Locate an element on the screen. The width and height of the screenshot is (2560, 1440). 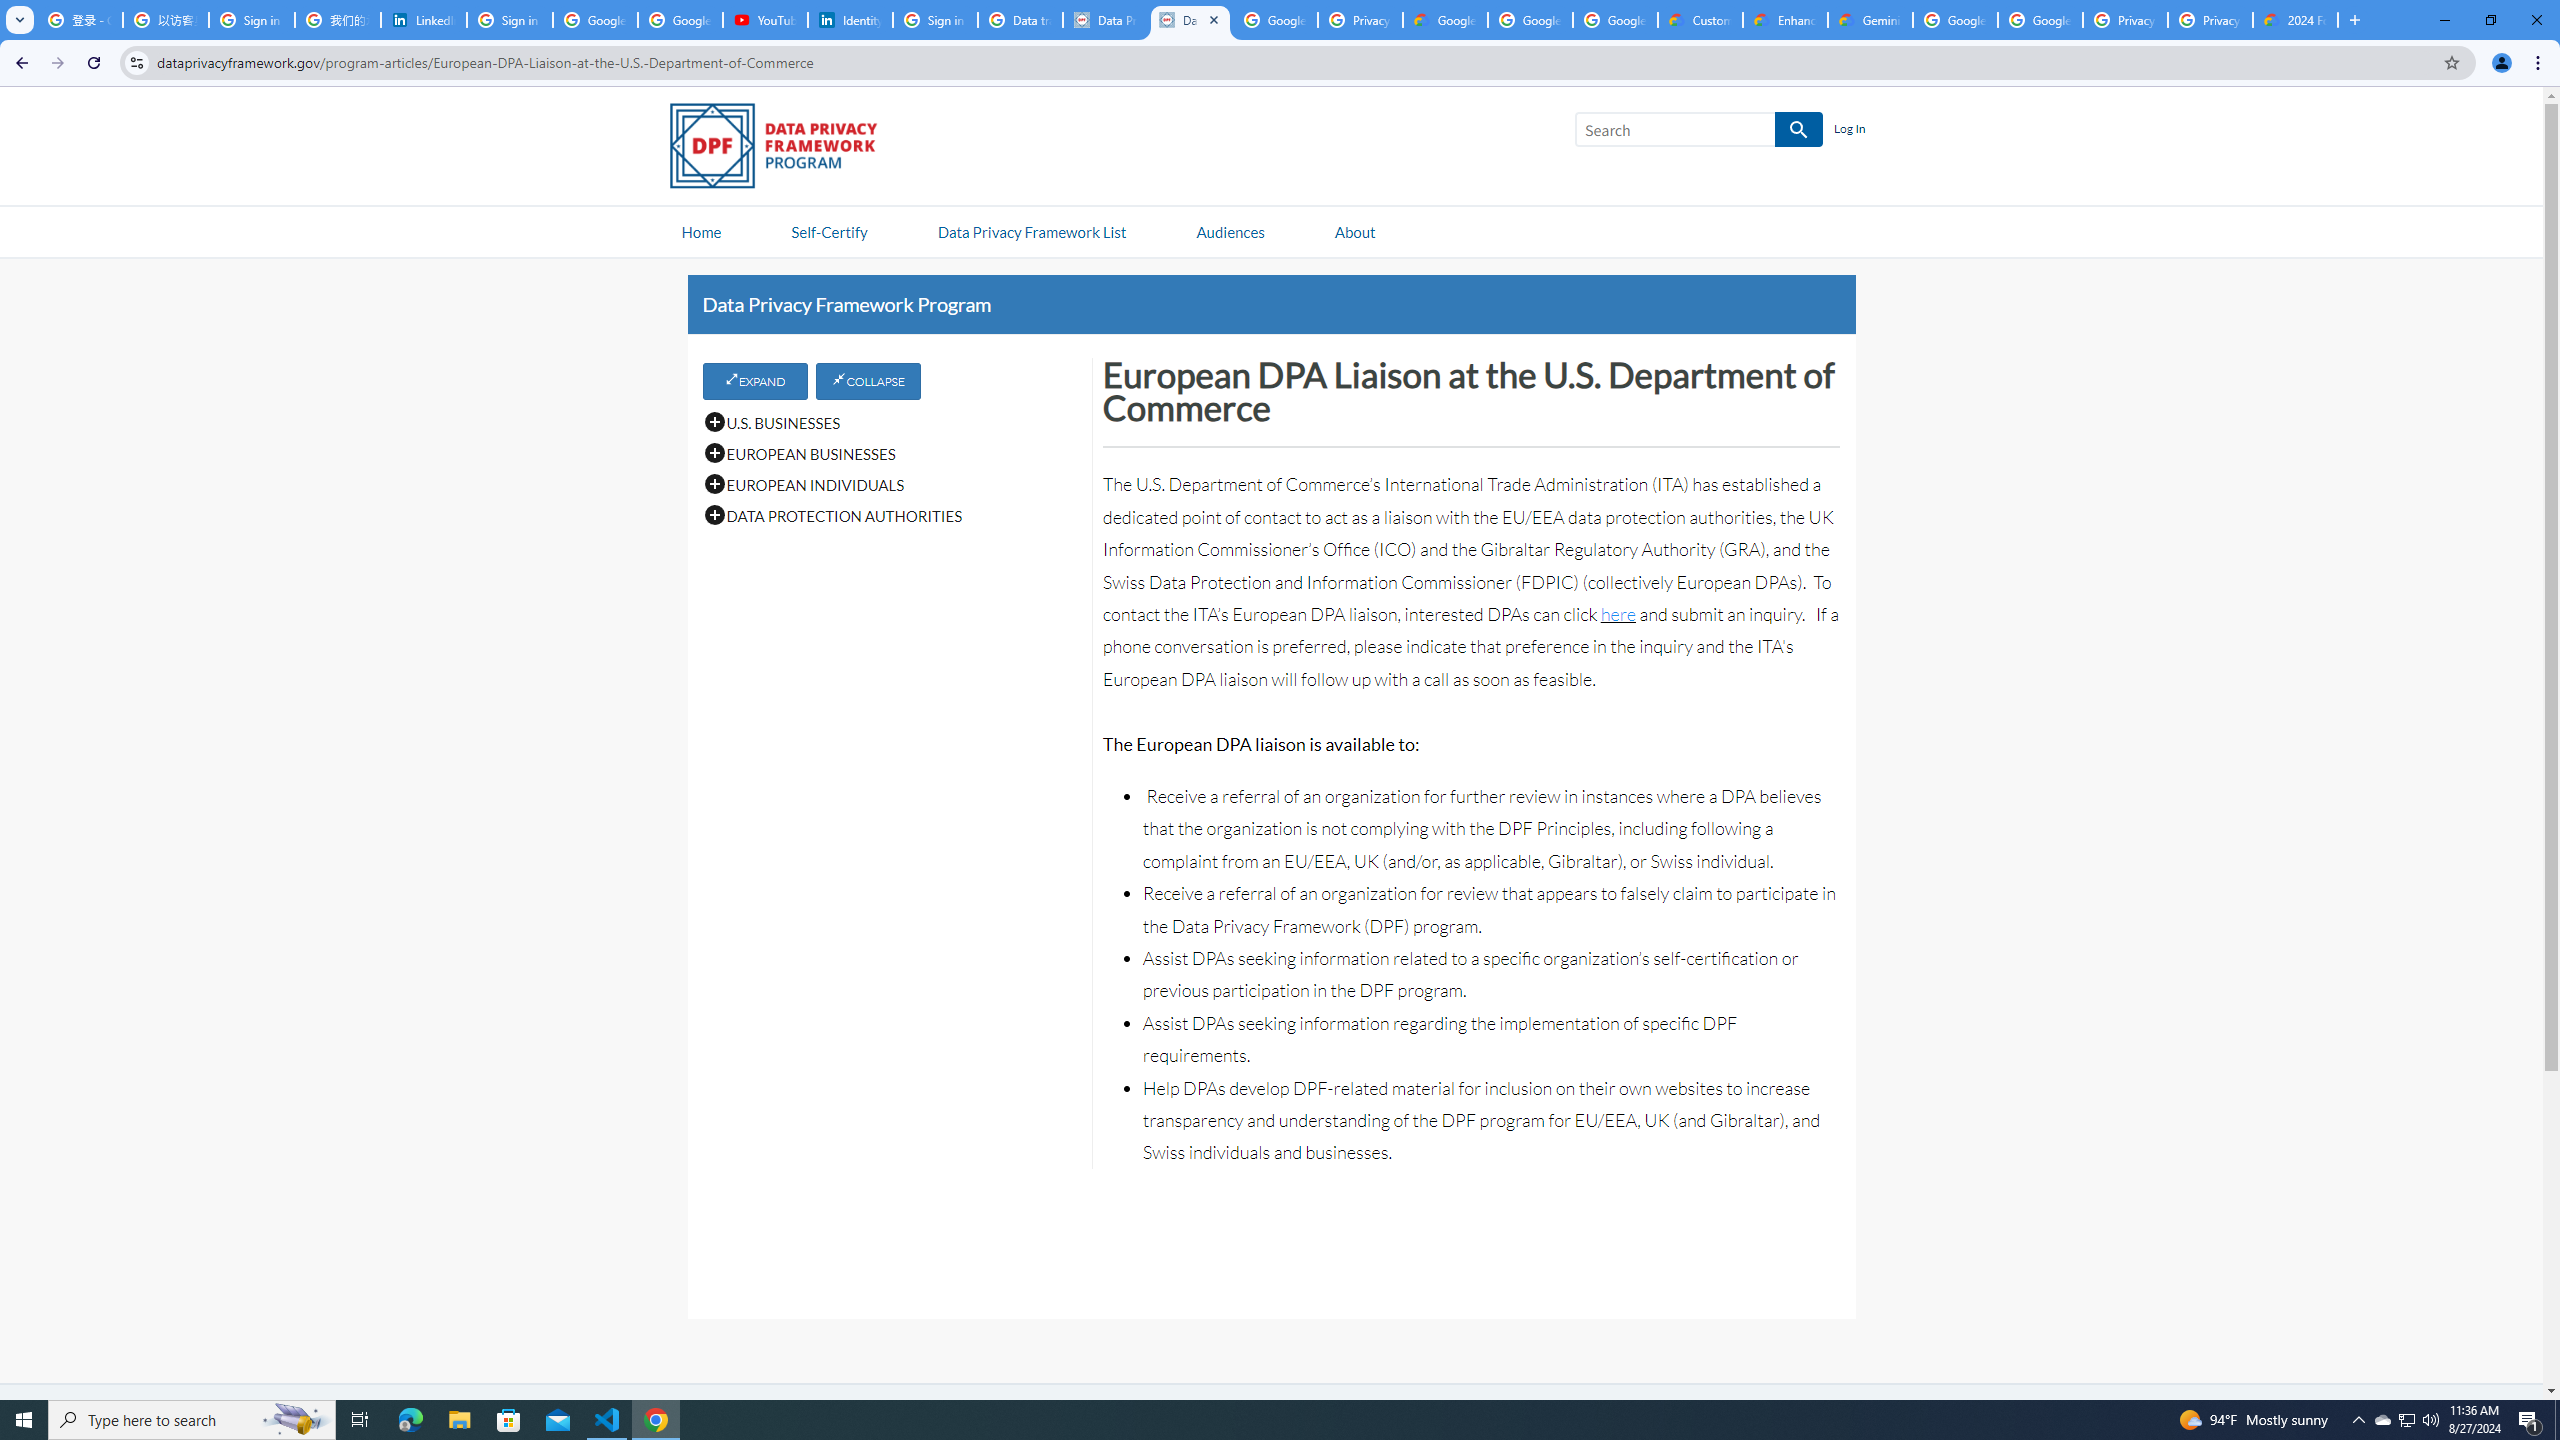
'EXPAND' is located at coordinates (754, 379).